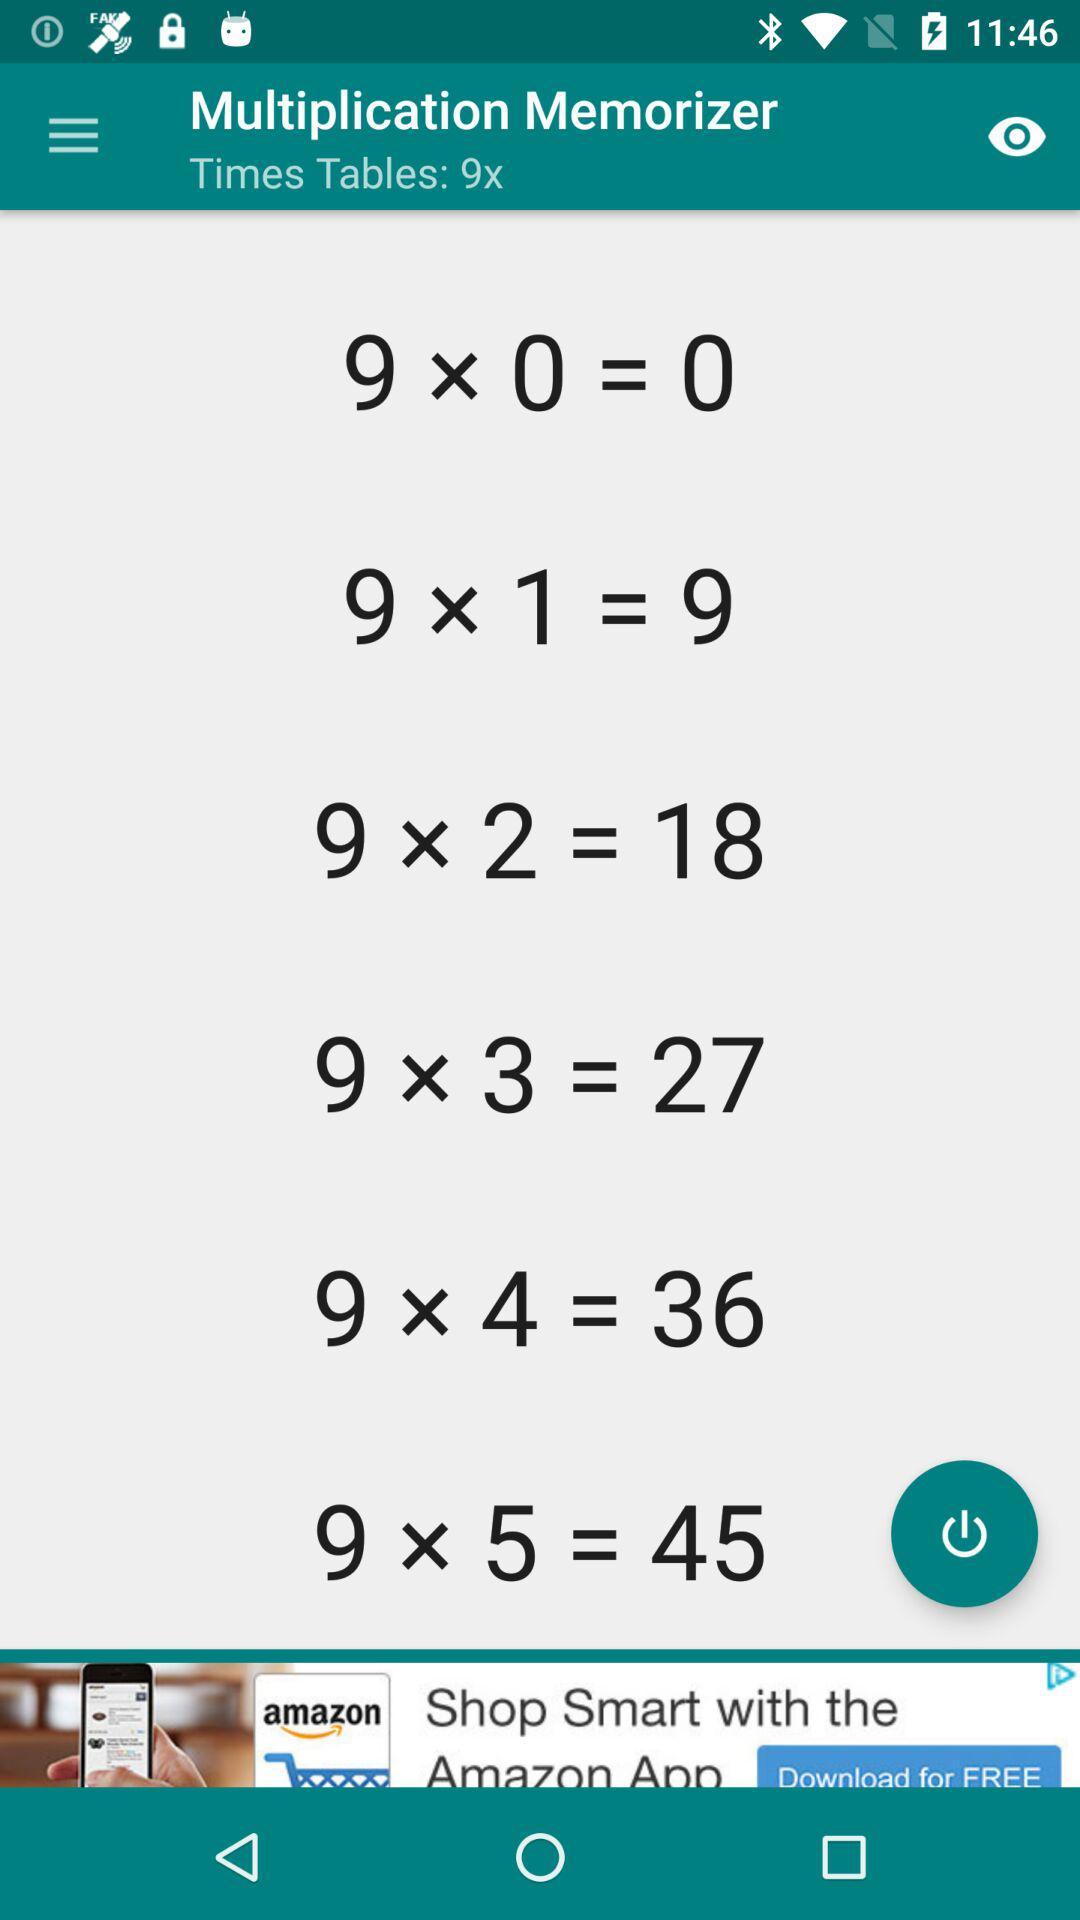 This screenshot has height=1920, width=1080. Describe the element at coordinates (963, 1532) in the screenshot. I see `on or off` at that location.